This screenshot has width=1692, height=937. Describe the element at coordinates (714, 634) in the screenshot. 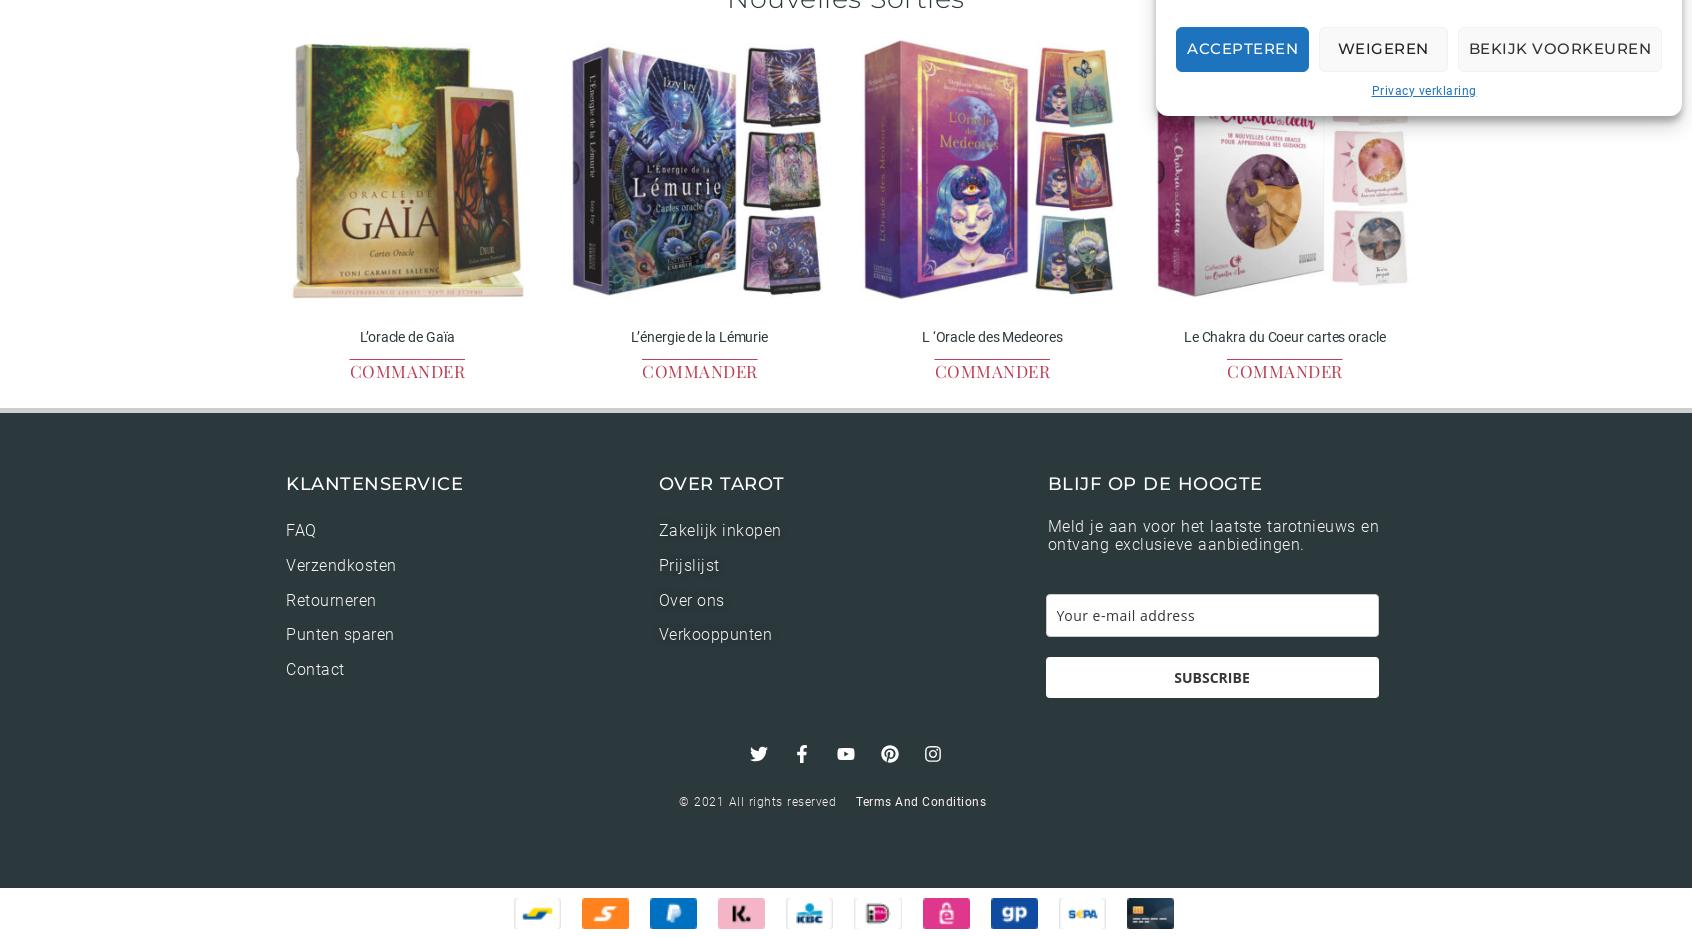

I see `'Verkooppunten'` at that location.